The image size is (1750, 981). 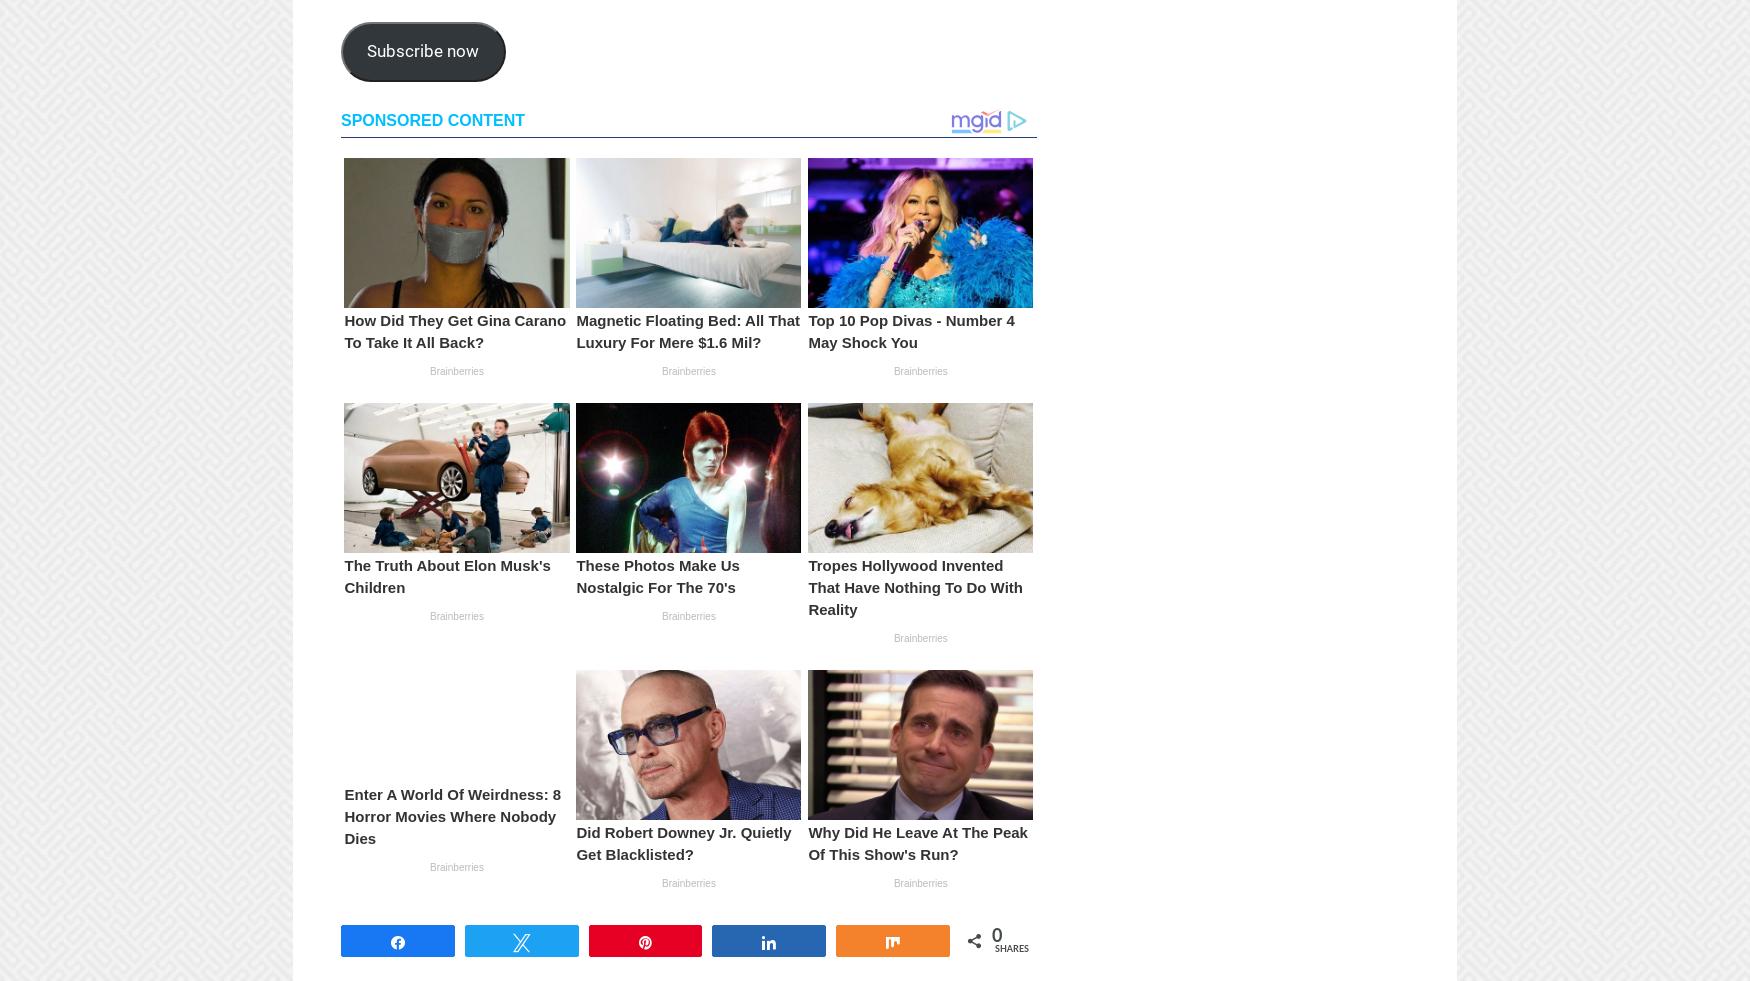 What do you see at coordinates (916, 842) in the screenshot?
I see `'Why Did He Leave At The Peak Of This Show's Run?'` at bounding box center [916, 842].